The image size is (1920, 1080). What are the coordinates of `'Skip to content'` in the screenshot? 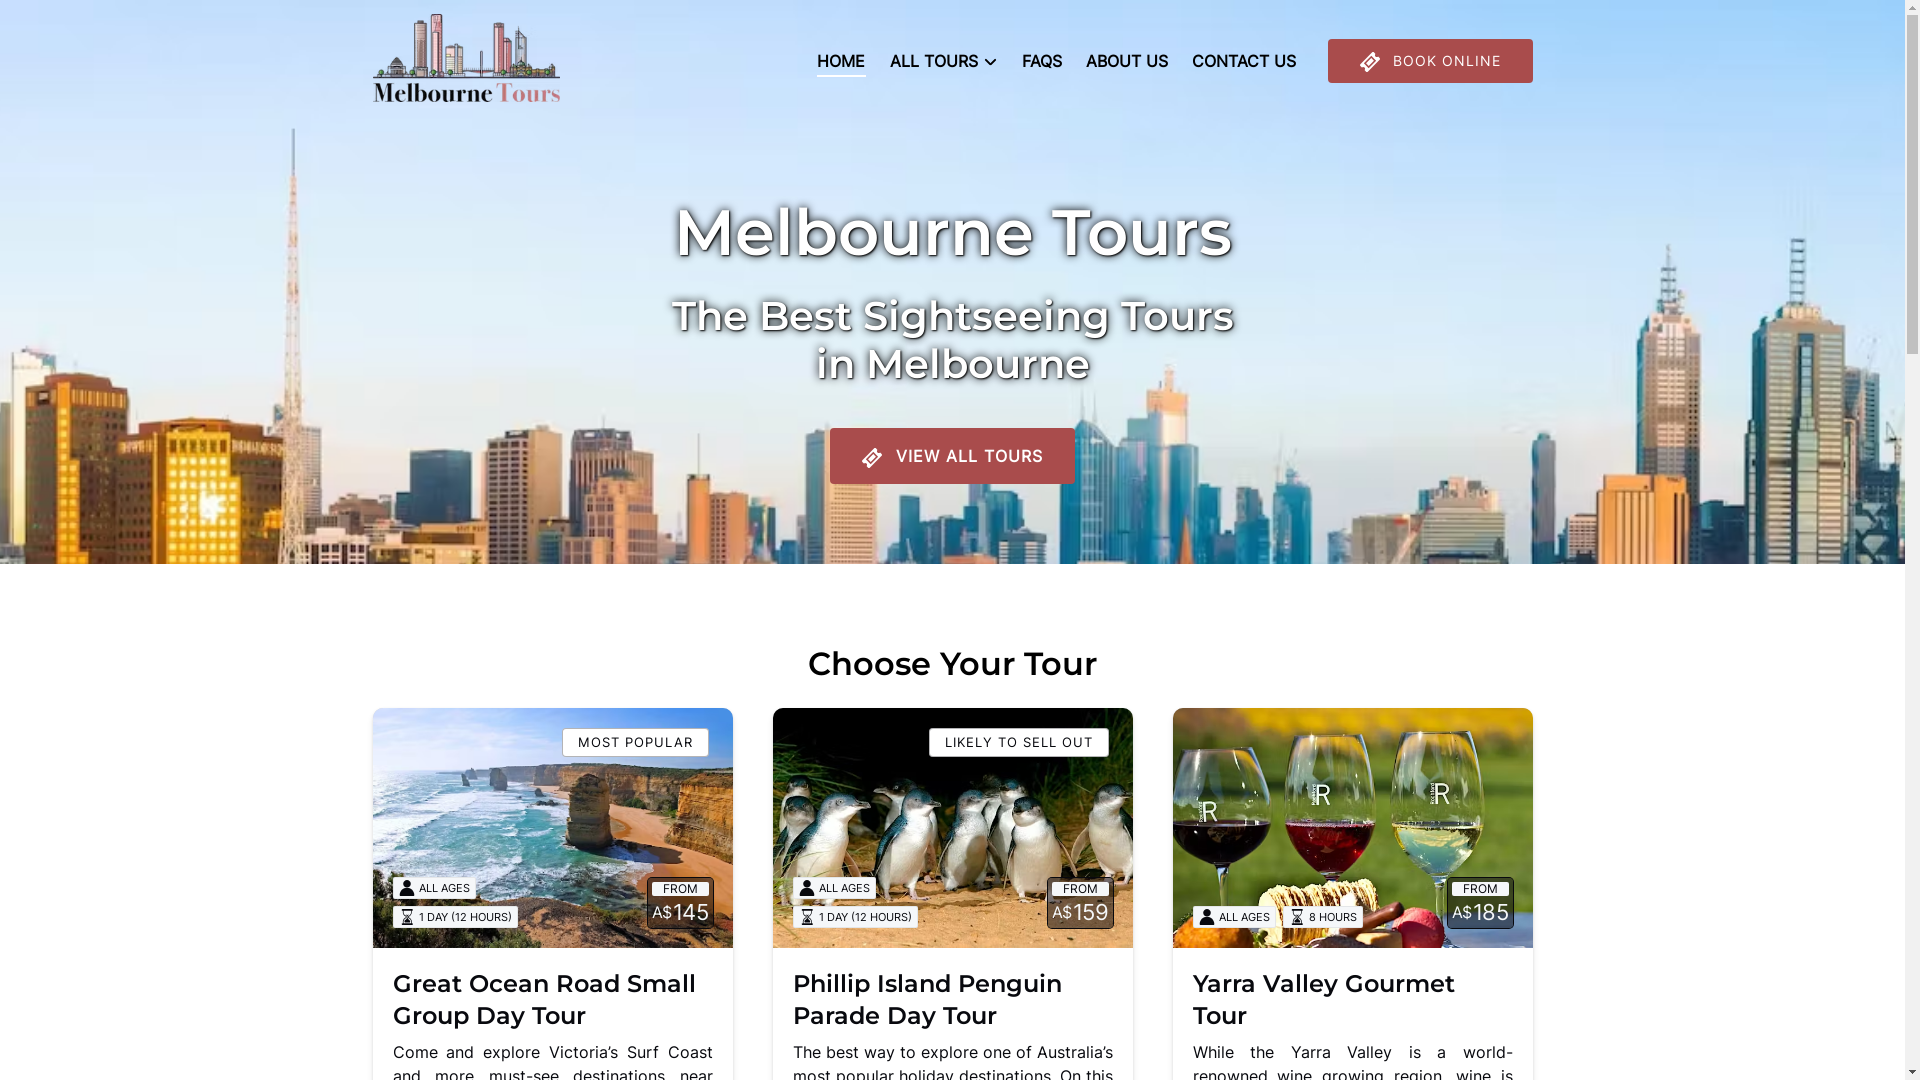 It's located at (68, 22).